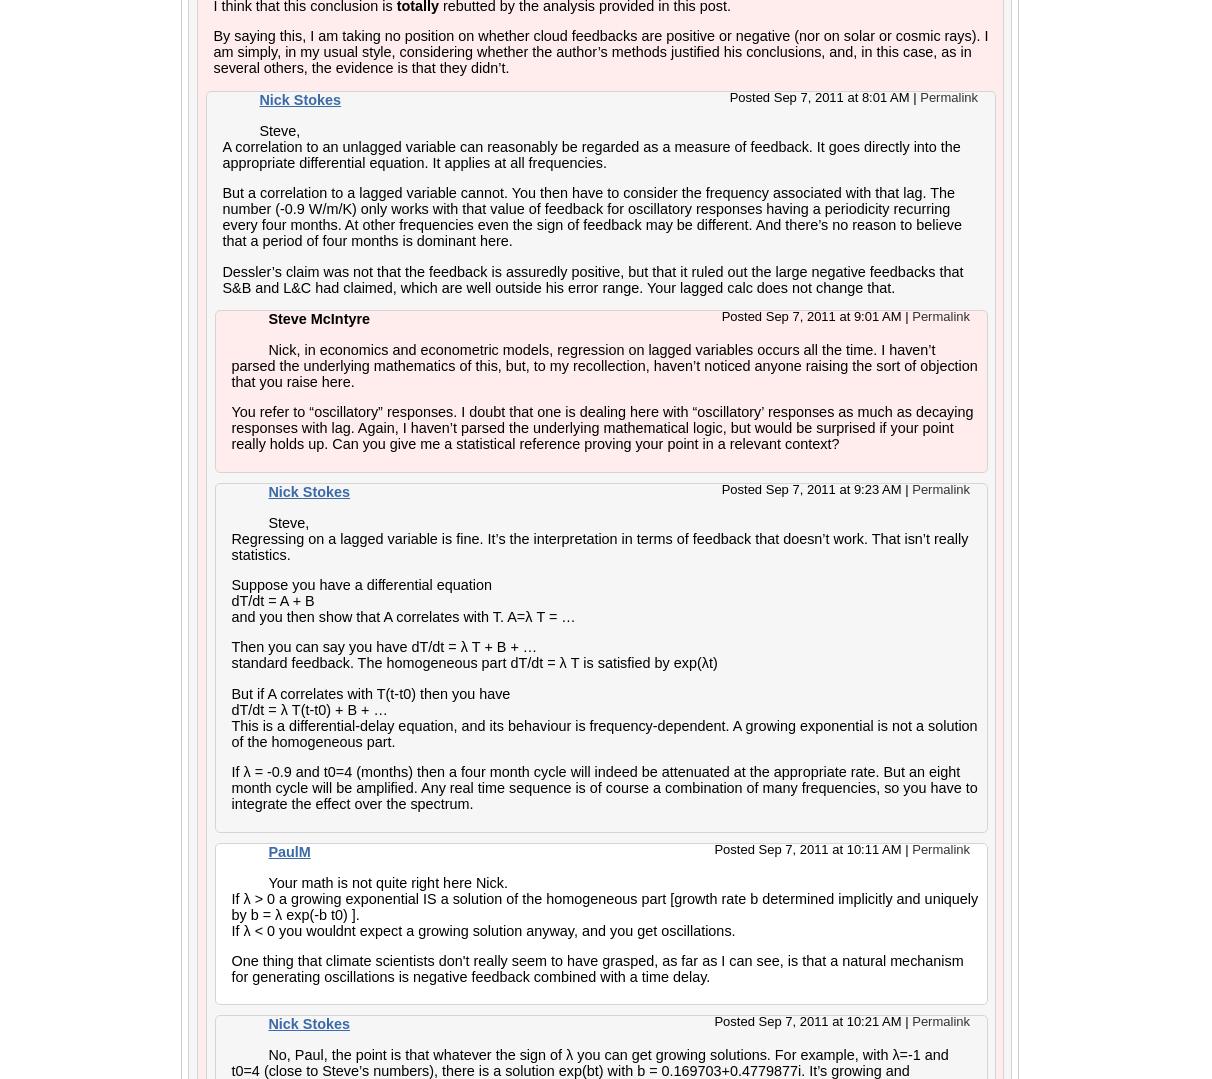  I want to click on 'You refer to “oscillatory” responses.  I doubt that one is dealing here with “oscillatory’ responses as much as decaying responses with lag.   Again, I haven’t parsed the underlying mathematical logic, but would be surprised if your point really holds up. Can you give me a statistical reference proving your point in a relevant context?', so click(602, 428).